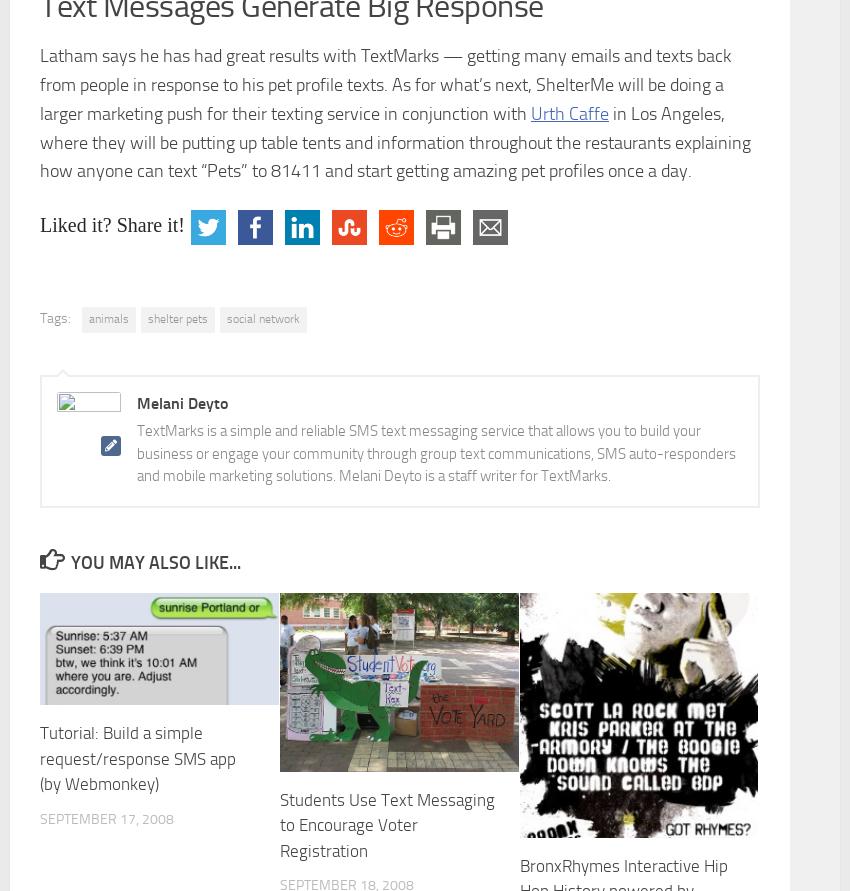 Image resolution: width=850 pixels, height=891 pixels. Describe the element at coordinates (155, 562) in the screenshot. I see `'You may also like...'` at that location.